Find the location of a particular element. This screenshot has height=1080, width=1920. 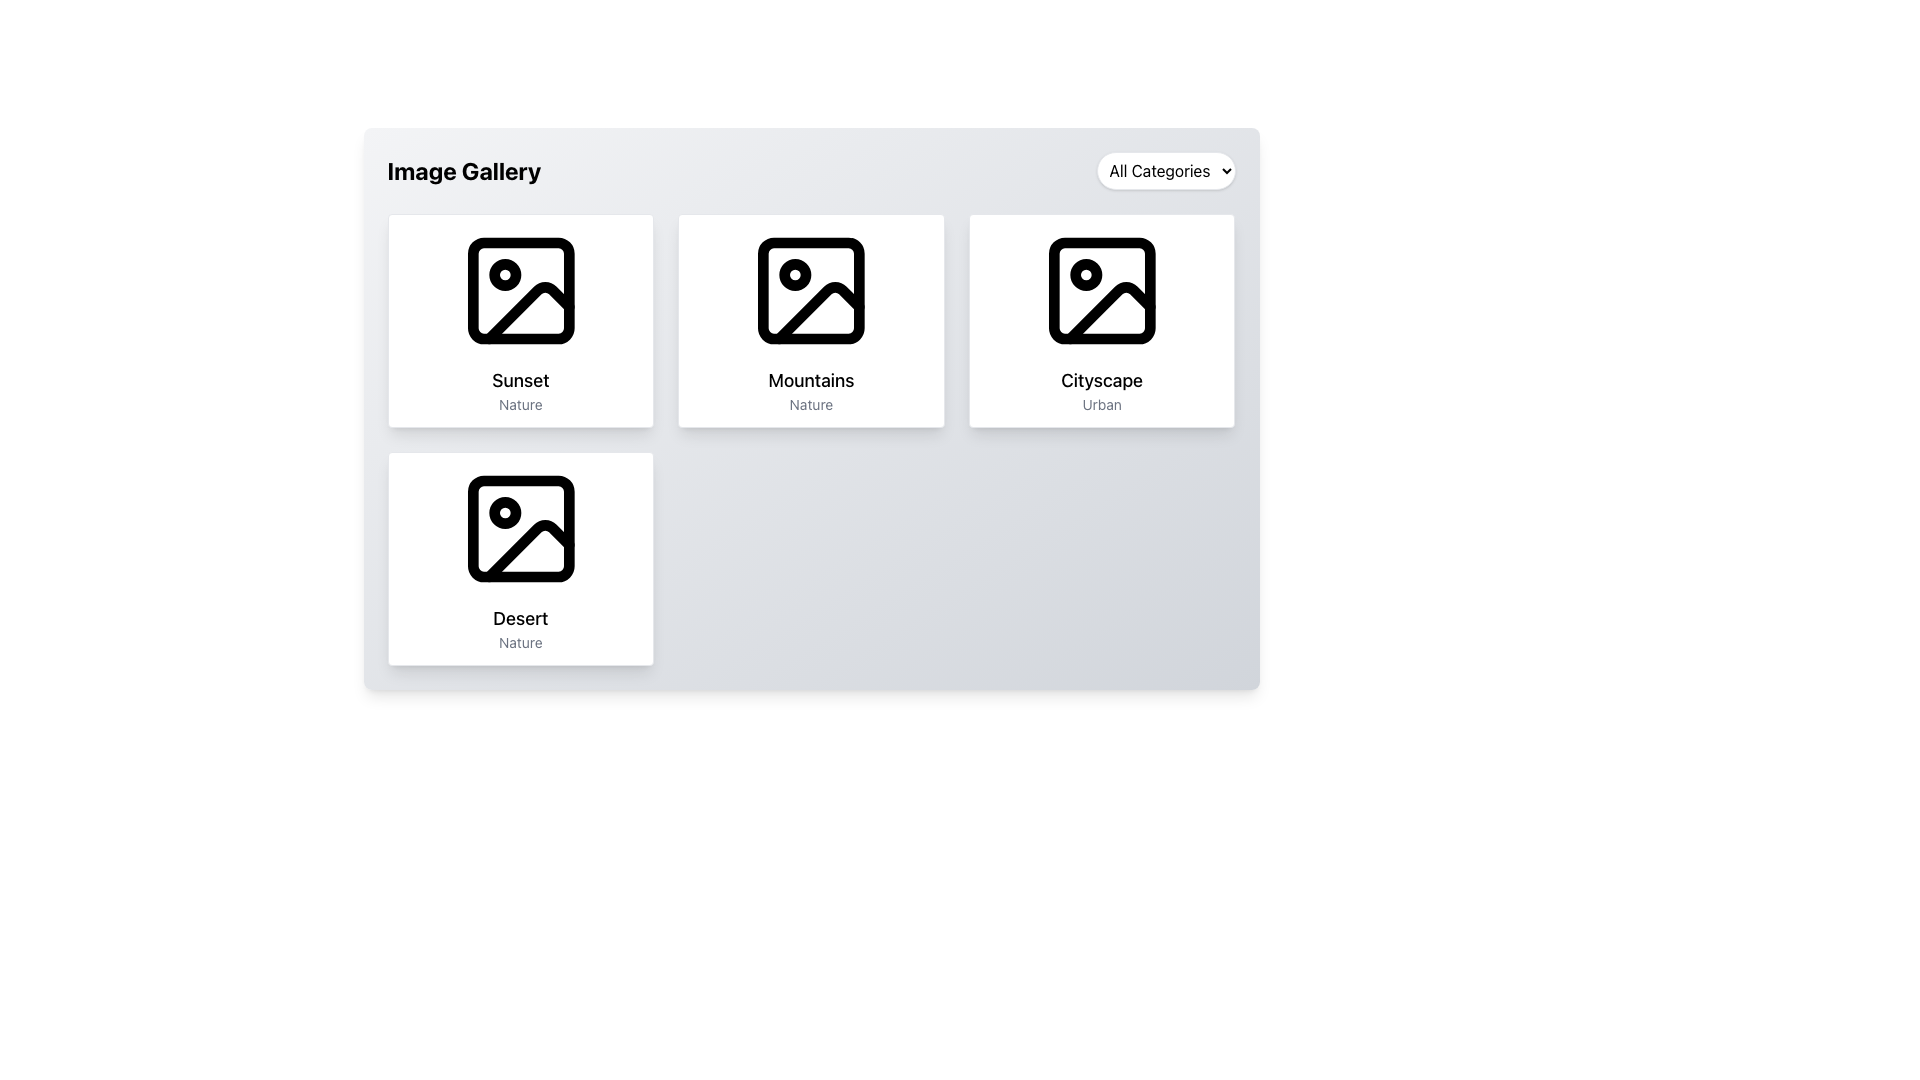

the decorative circular point within the 'Sunset' gallery icon, located in the first row and first column of the grid is located at coordinates (504, 274).